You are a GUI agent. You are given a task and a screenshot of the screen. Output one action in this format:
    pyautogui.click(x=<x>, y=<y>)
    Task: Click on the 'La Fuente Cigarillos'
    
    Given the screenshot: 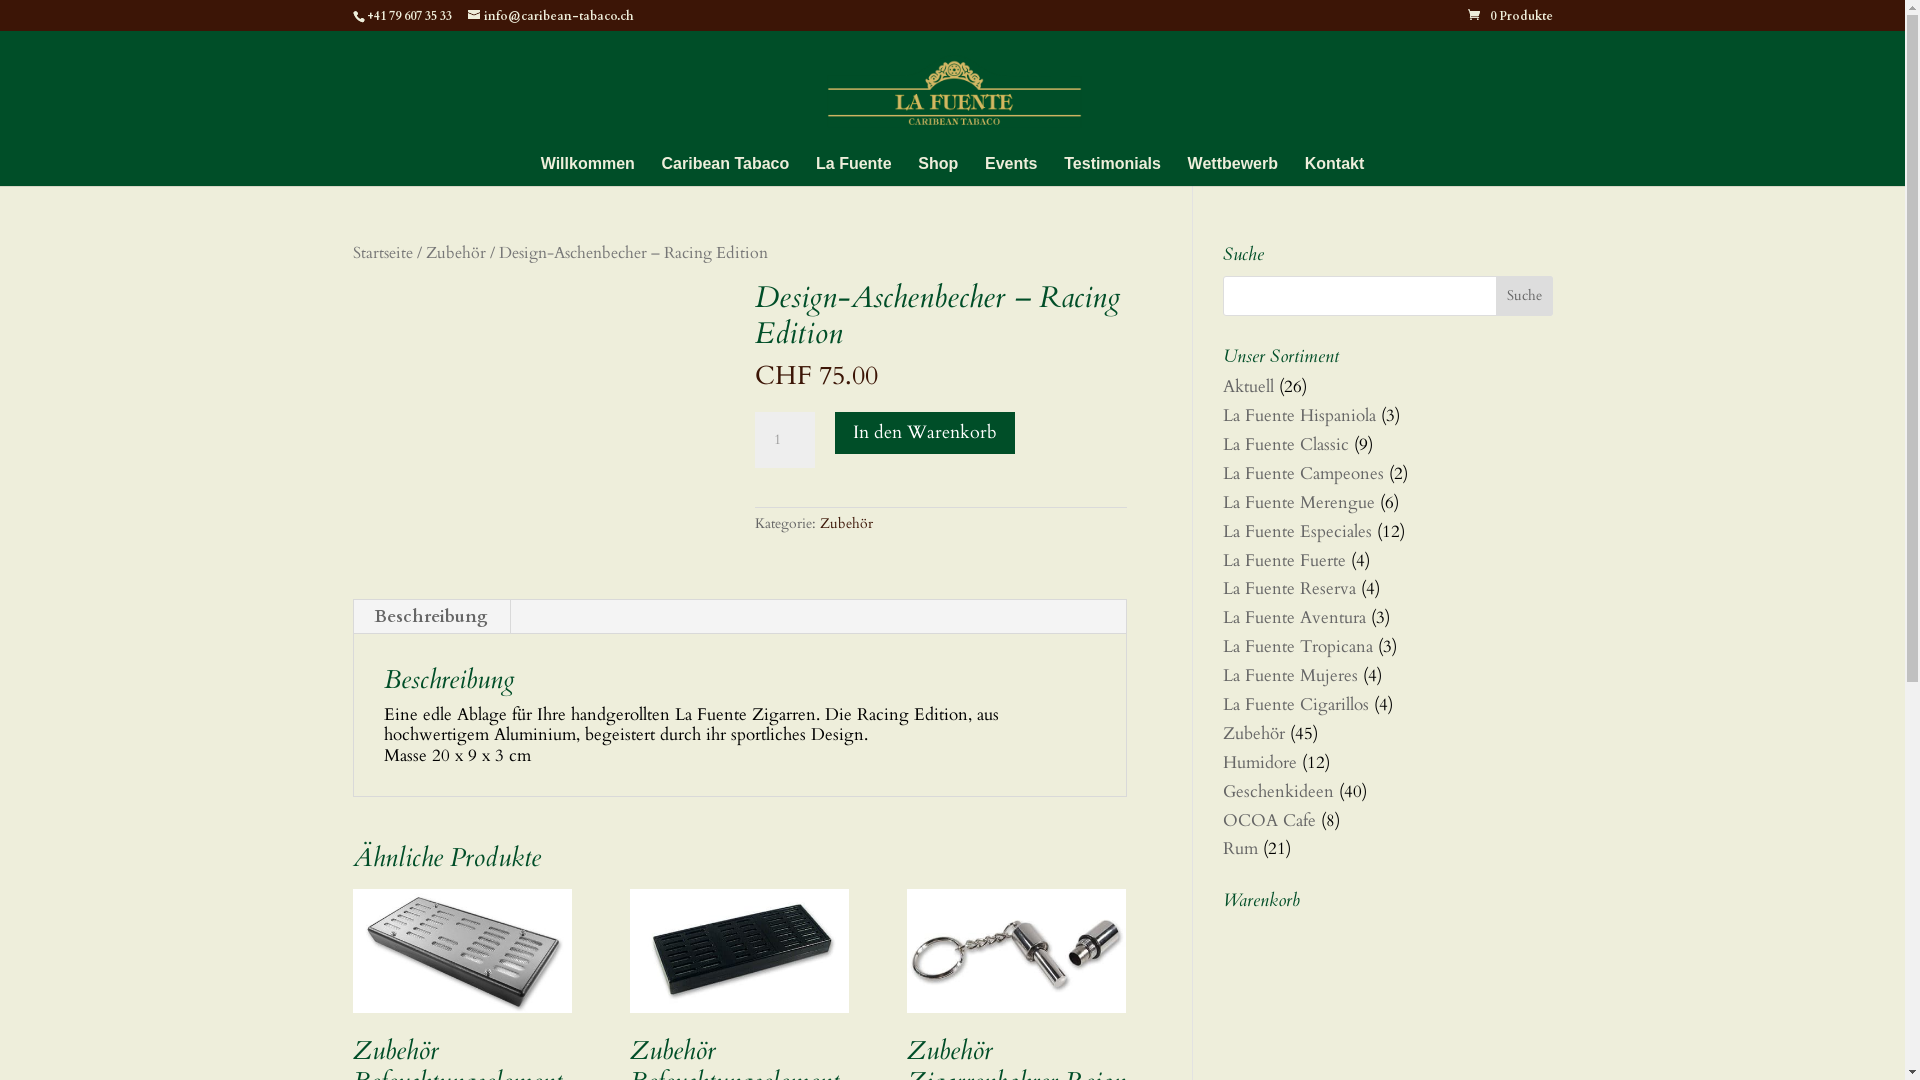 What is the action you would take?
    pyautogui.click(x=1295, y=703)
    